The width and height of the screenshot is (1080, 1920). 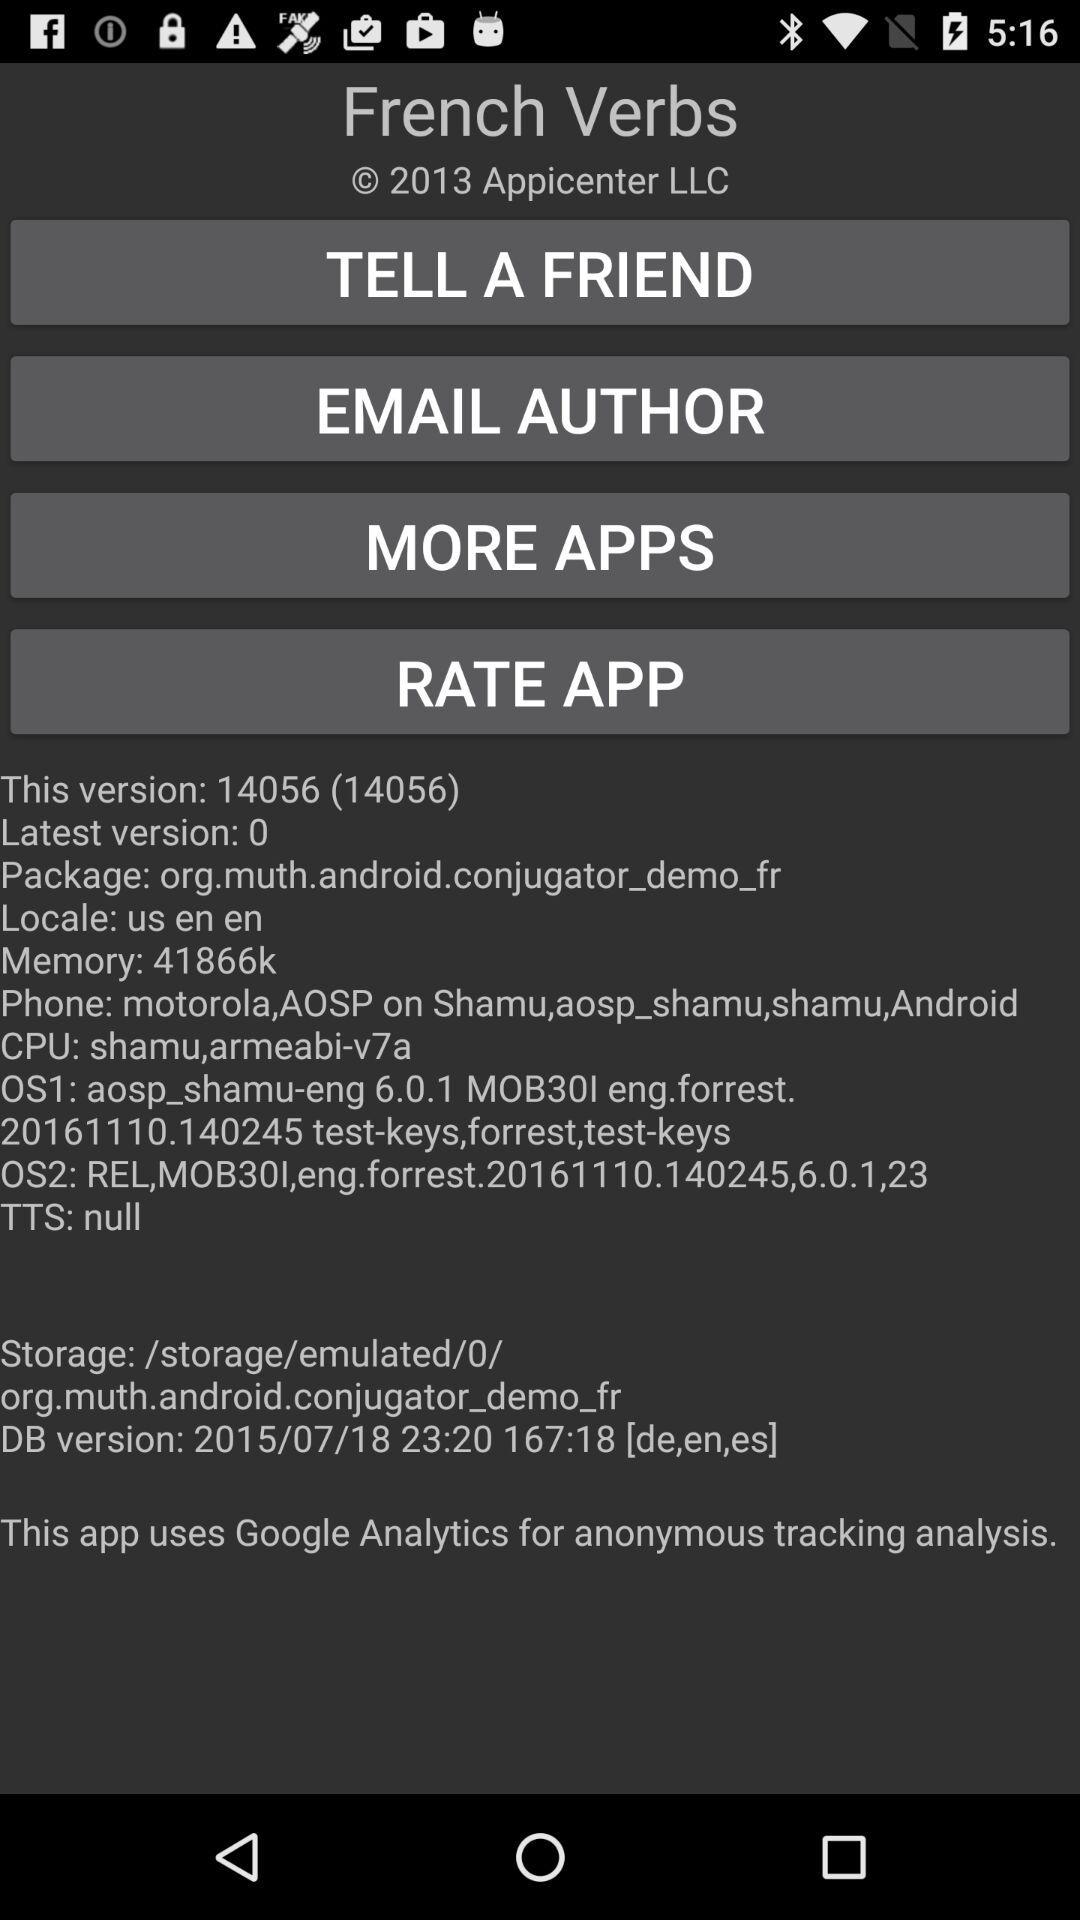 I want to click on rate app, so click(x=540, y=681).